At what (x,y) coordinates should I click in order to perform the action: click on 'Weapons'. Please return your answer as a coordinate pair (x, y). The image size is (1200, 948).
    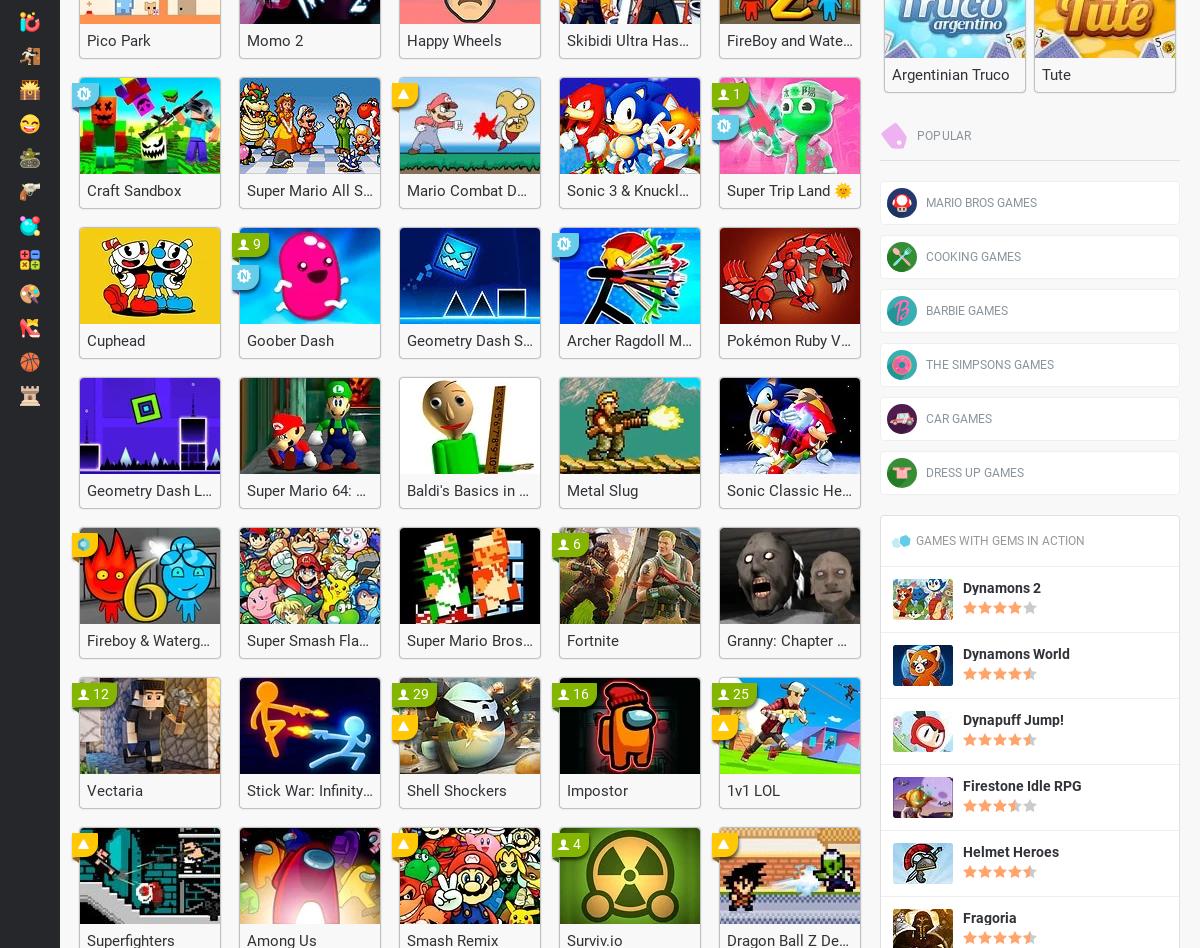
    Looking at the image, I should click on (90, 190).